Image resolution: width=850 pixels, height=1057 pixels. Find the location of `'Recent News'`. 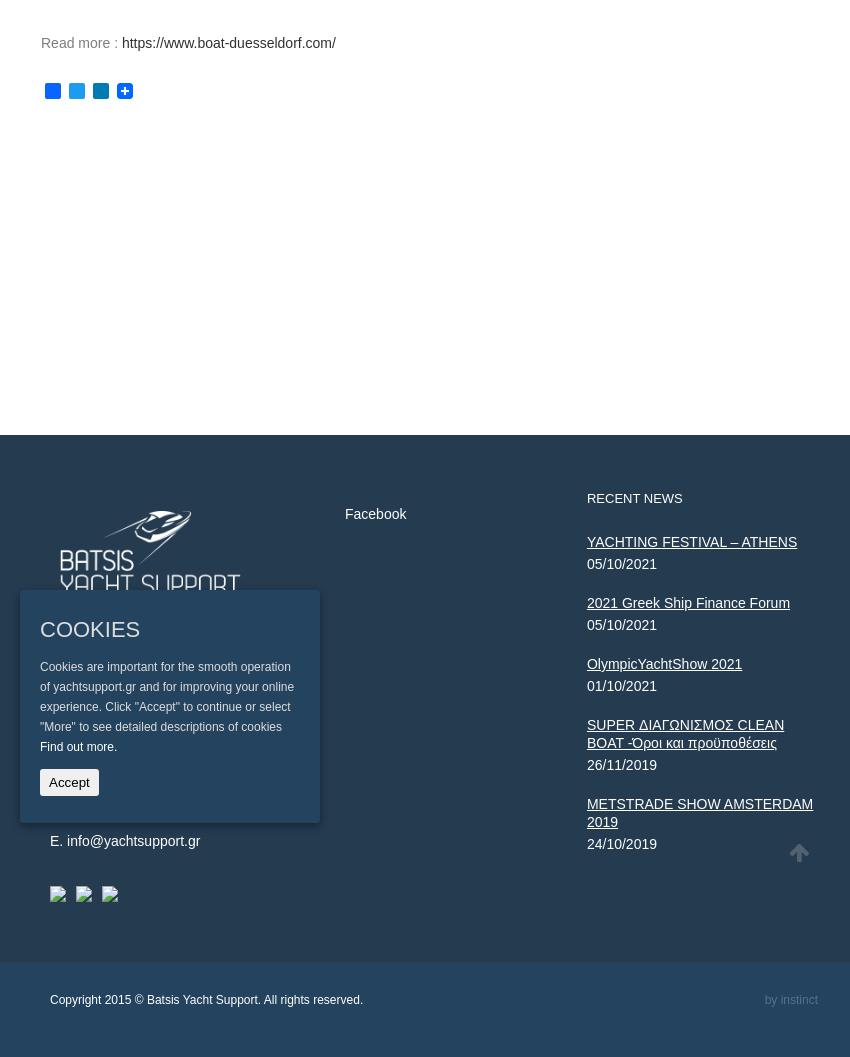

'Recent News' is located at coordinates (633, 498).